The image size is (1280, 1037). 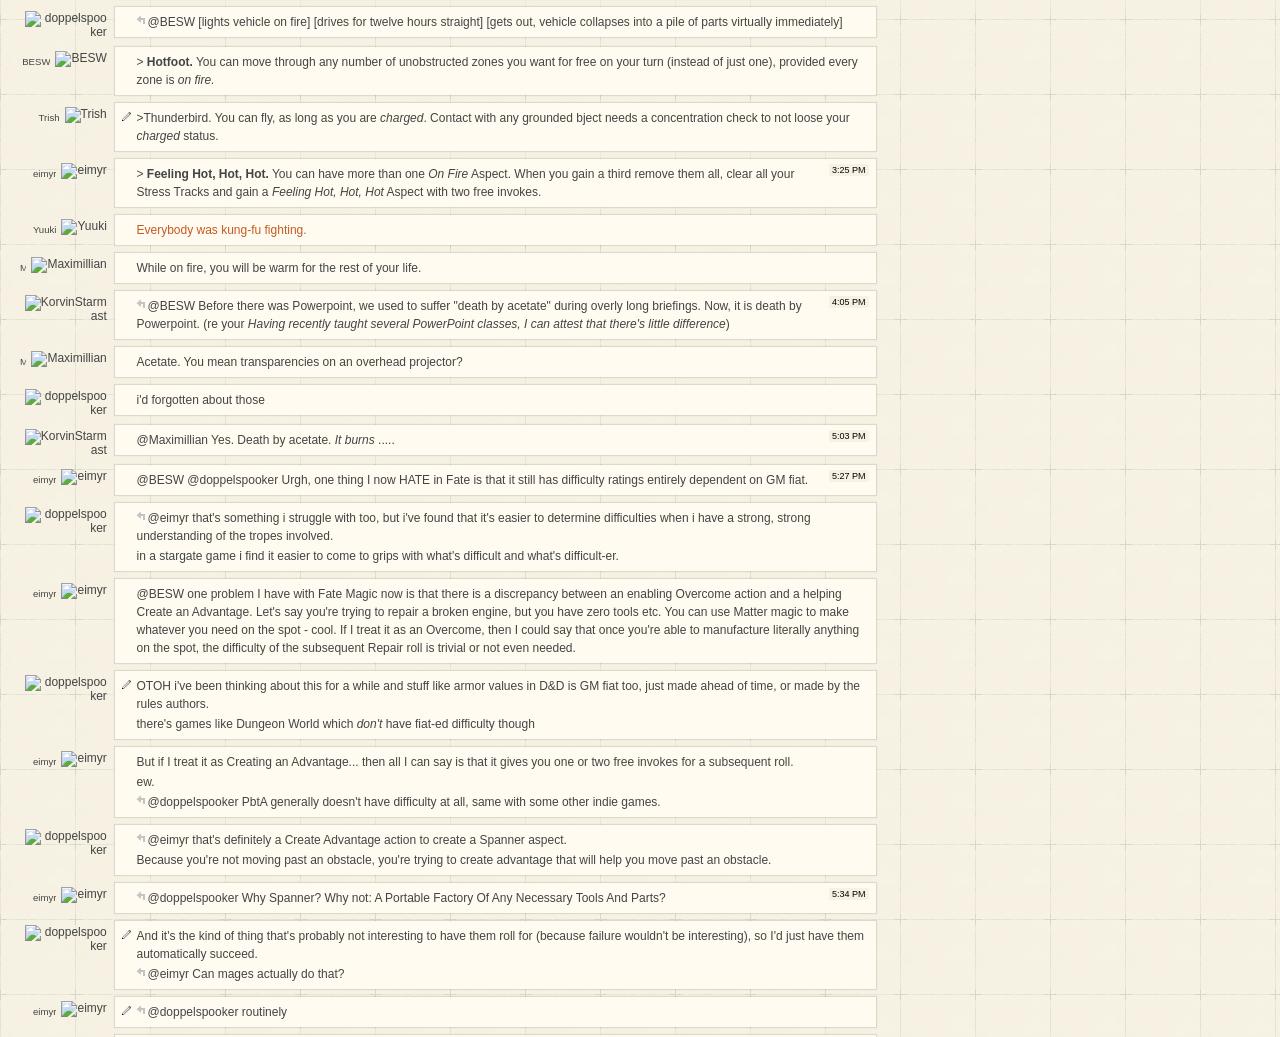 What do you see at coordinates (384, 438) in the screenshot?
I see `'.....'` at bounding box center [384, 438].